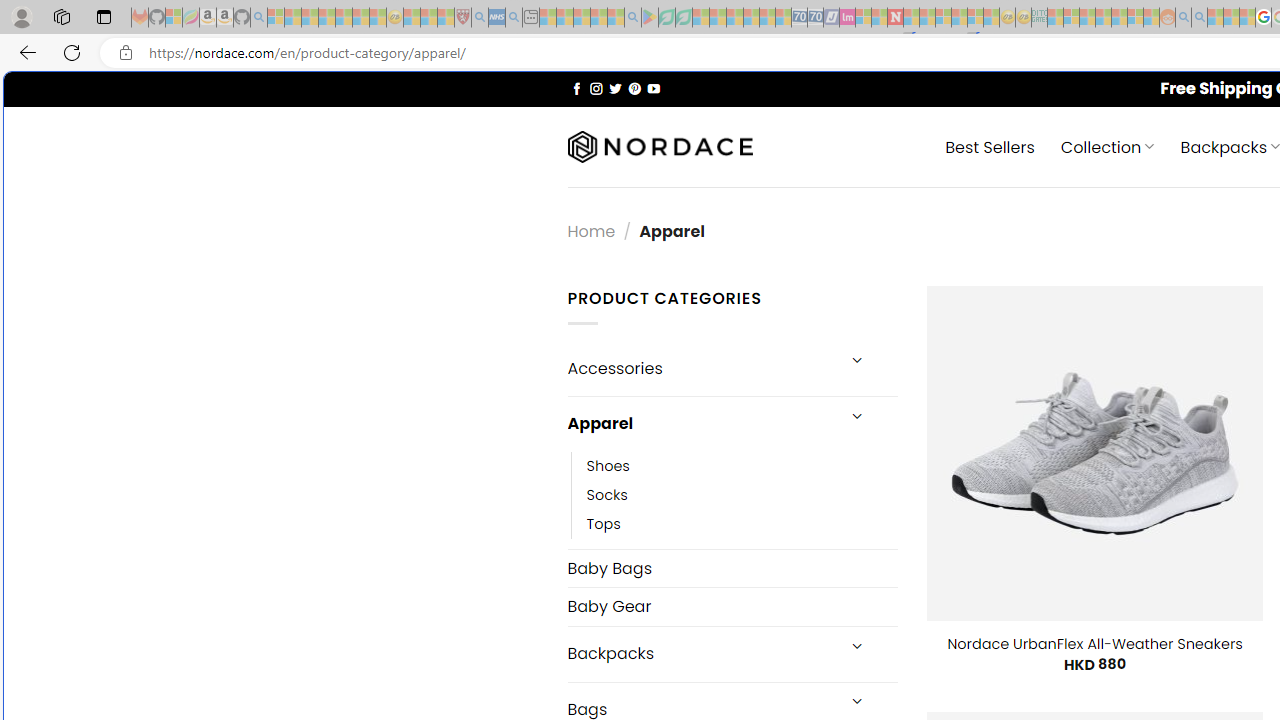 The height and width of the screenshot is (720, 1280). What do you see at coordinates (741, 465) in the screenshot?
I see `'Shoes'` at bounding box center [741, 465].